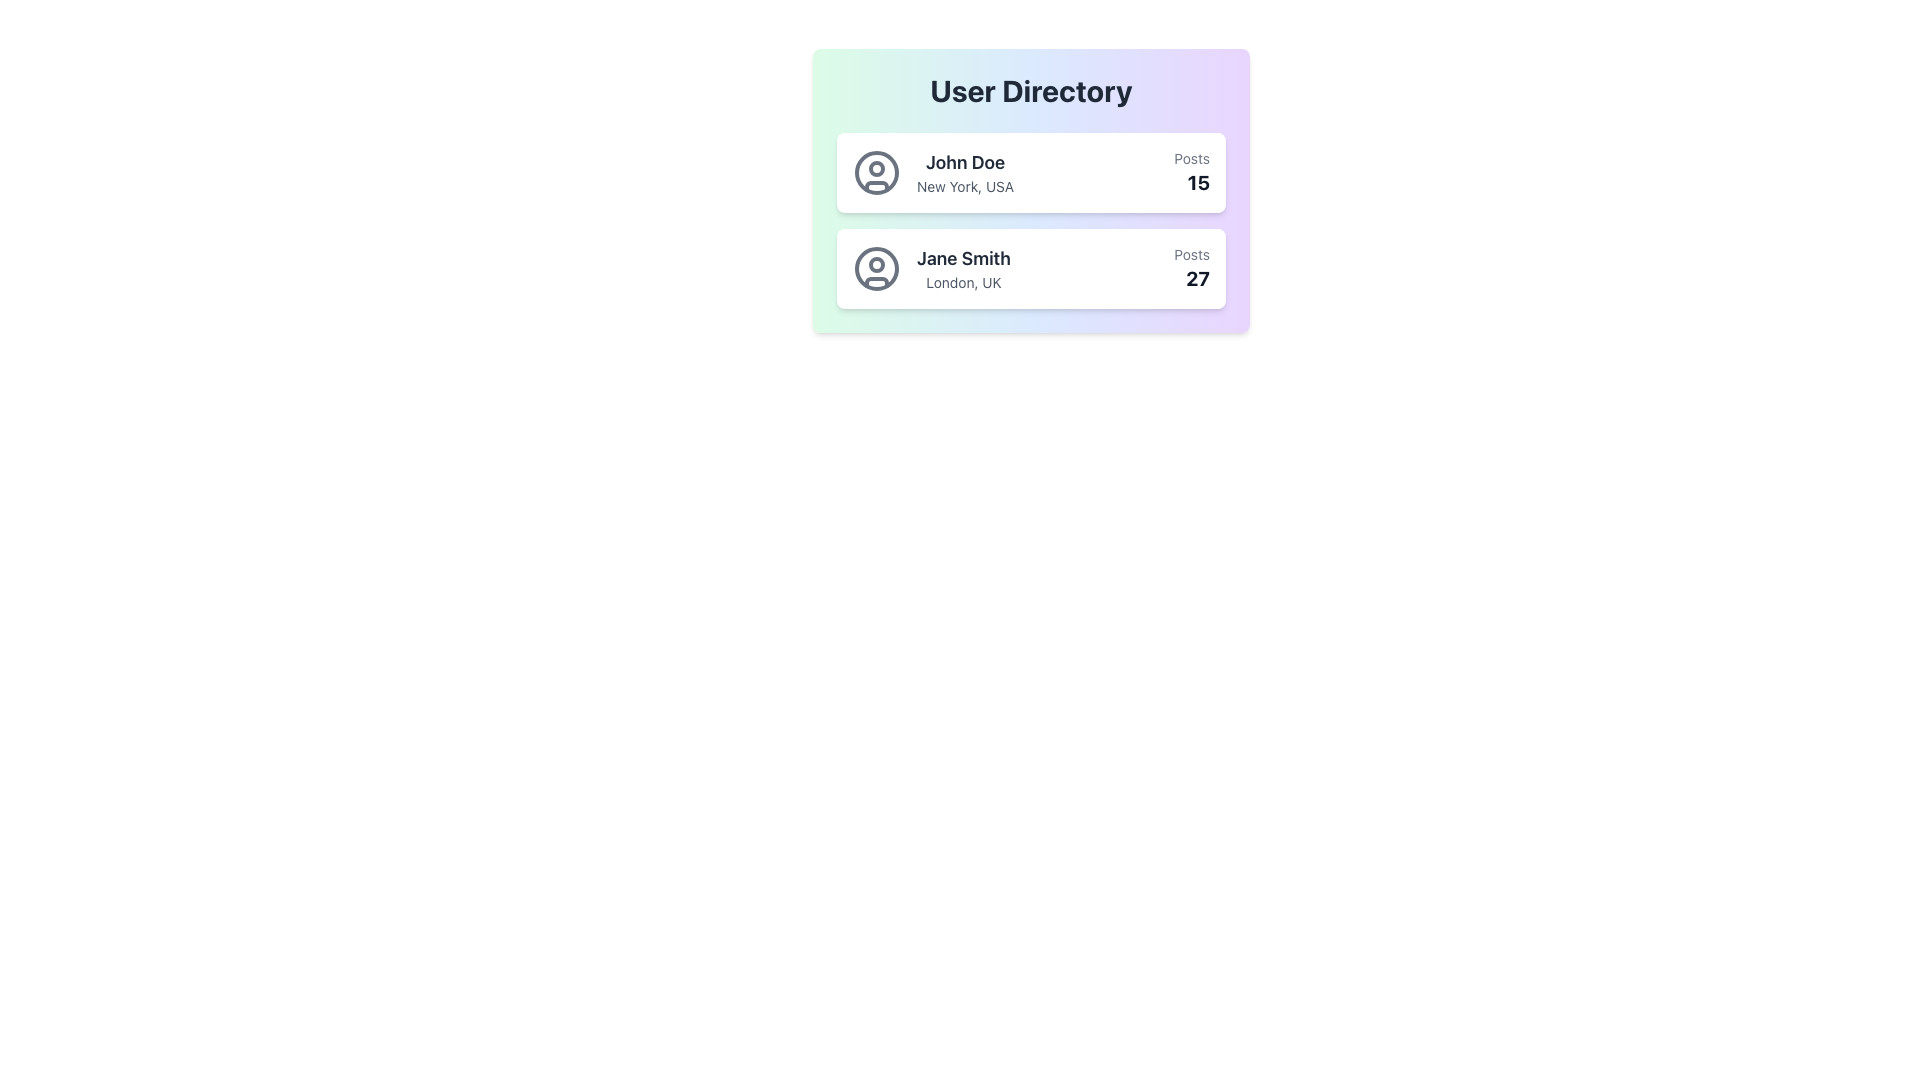 The image size is (1920, 1080). Describe the element at coordinates (965, 186) in the screenshot. I see `the 'New York, USA' text label, which is styled with a smaller font size and gray color, located below the 'John Doe' label in the user profile card within the 'User Directory' section` at that location.